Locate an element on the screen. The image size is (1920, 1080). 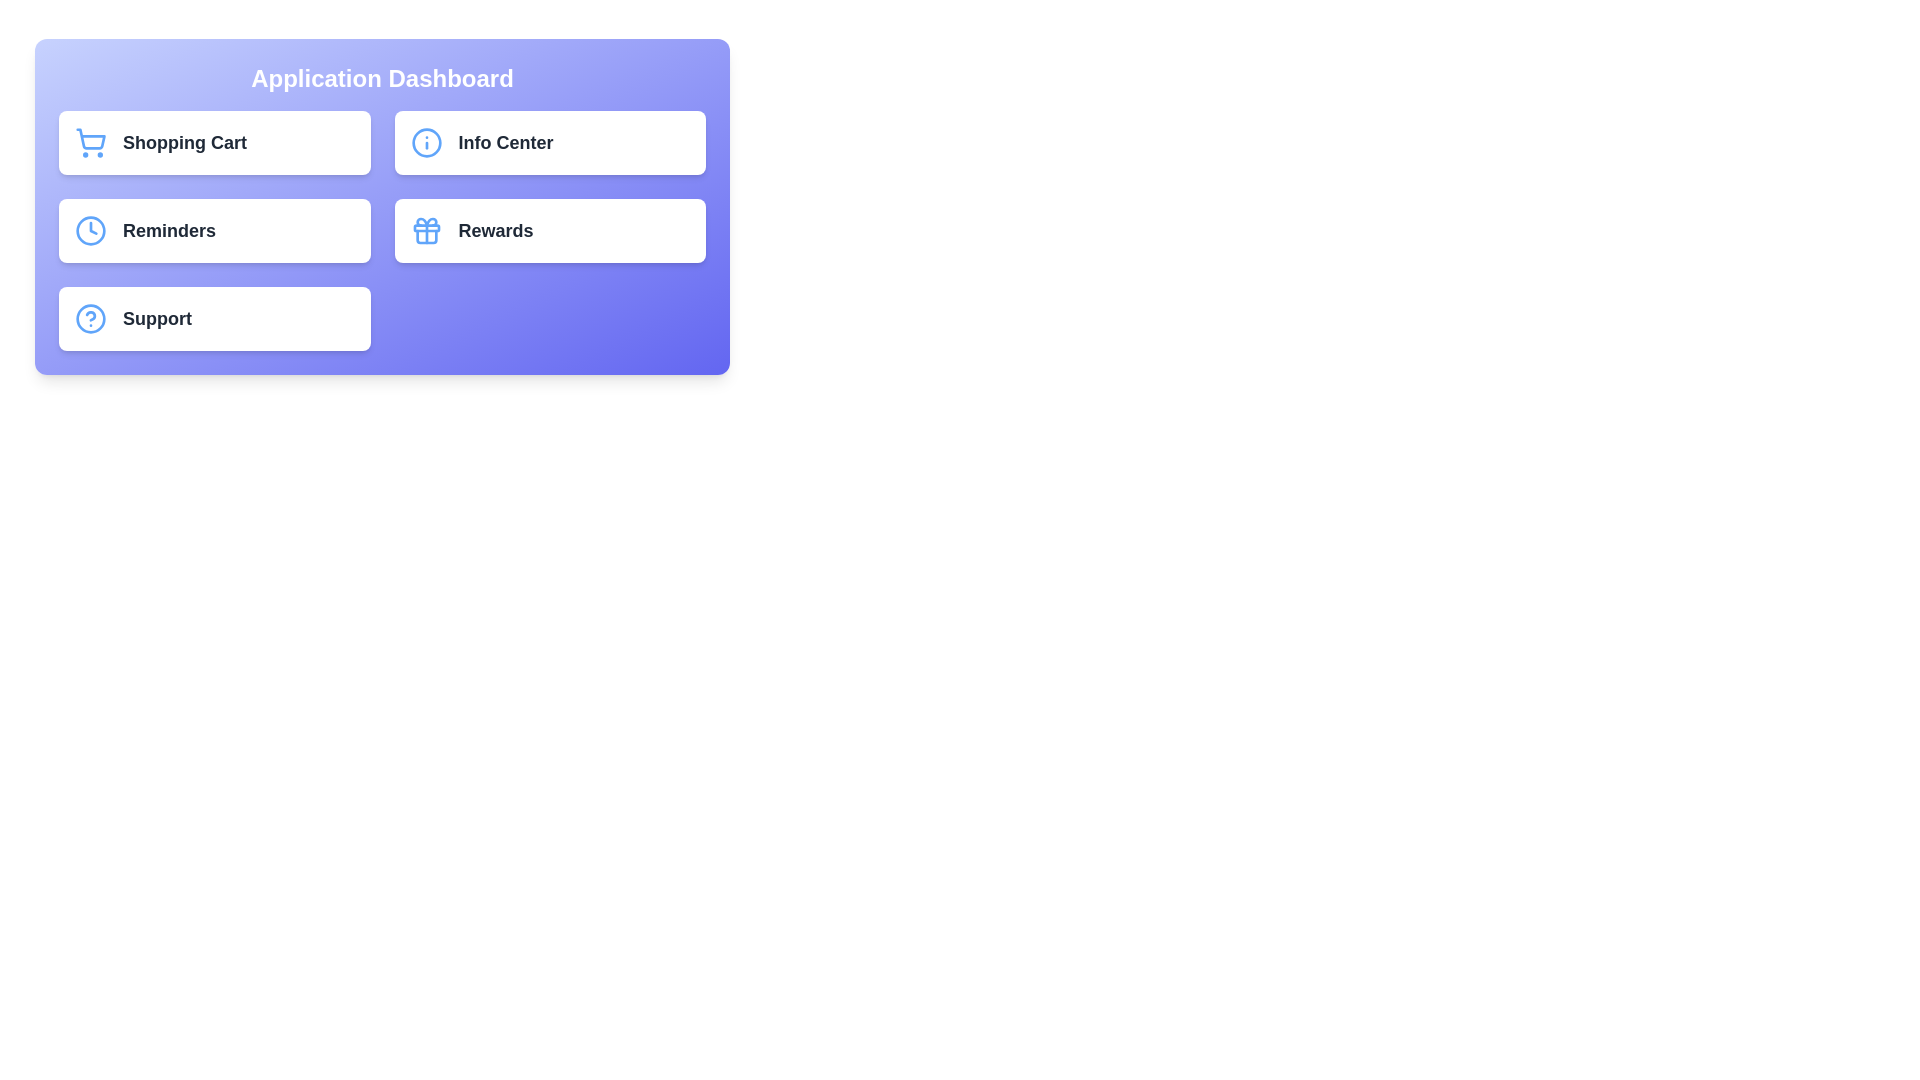
the blue clock icon located within the 'Reminders' card to interact with its associated feature is located at coordinates (90, 230).